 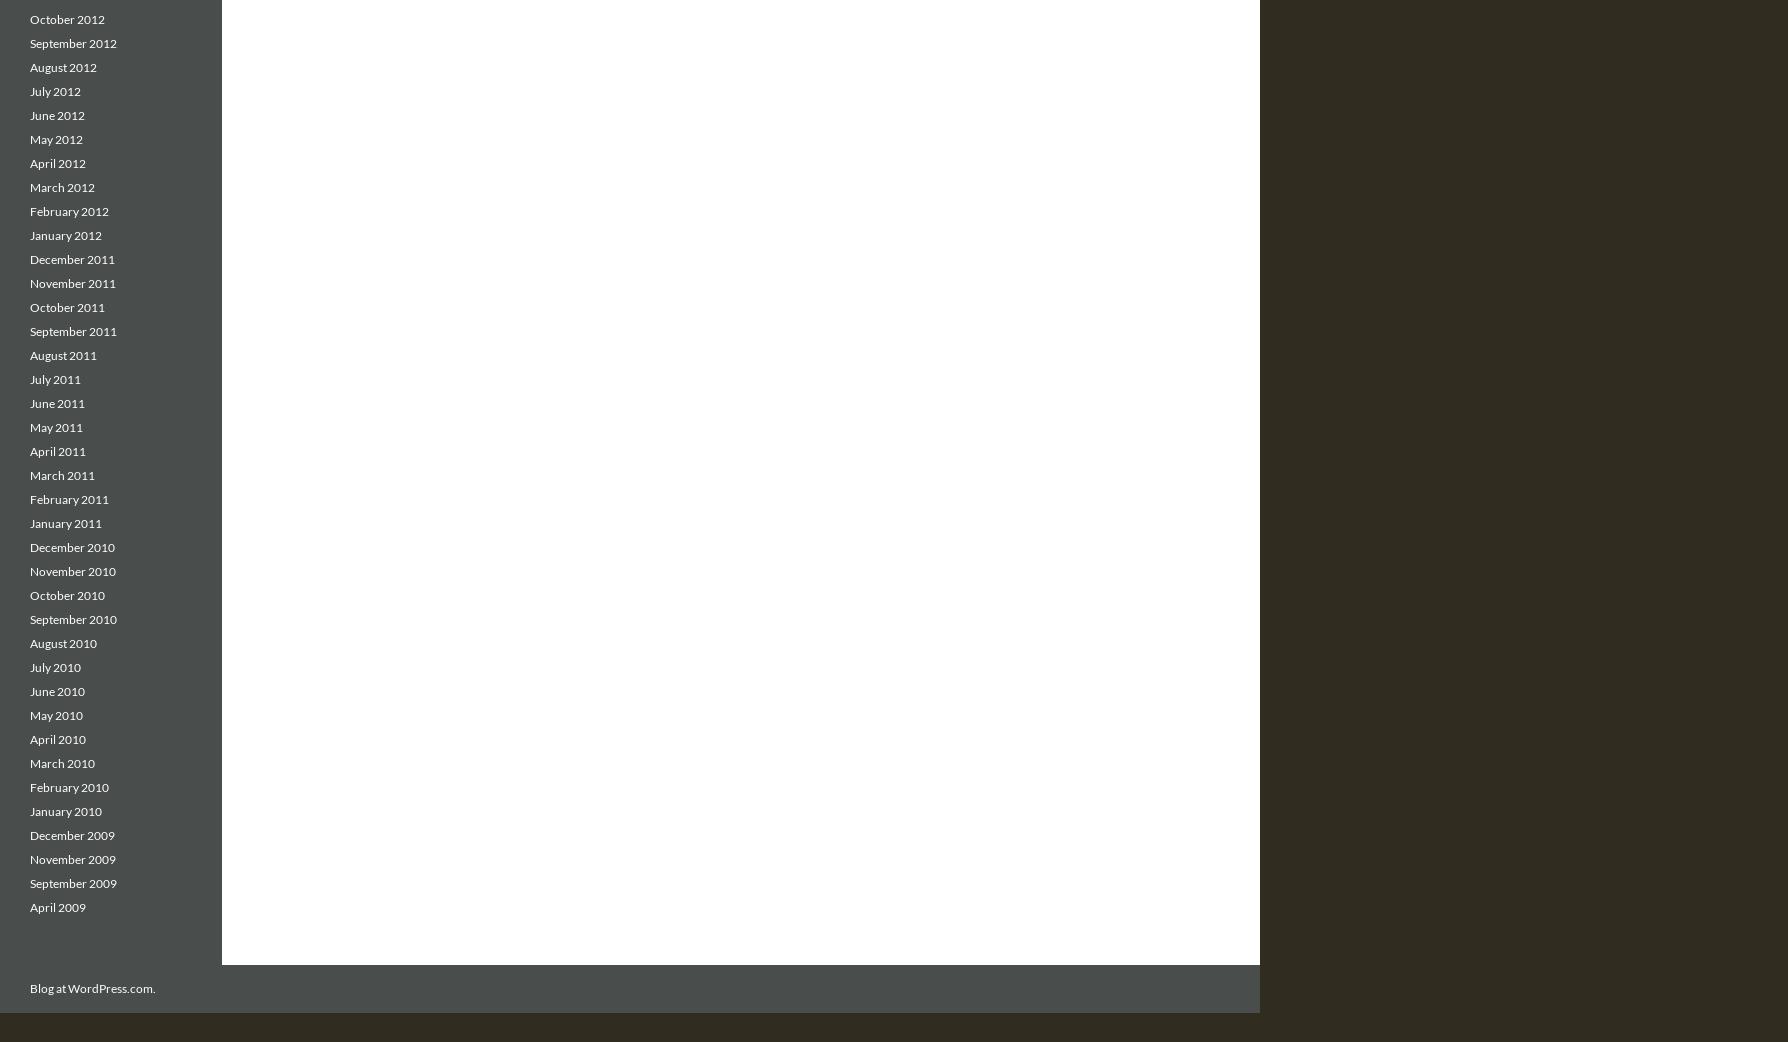 I want to click on 'July 2010', so click(x=30, y=667).